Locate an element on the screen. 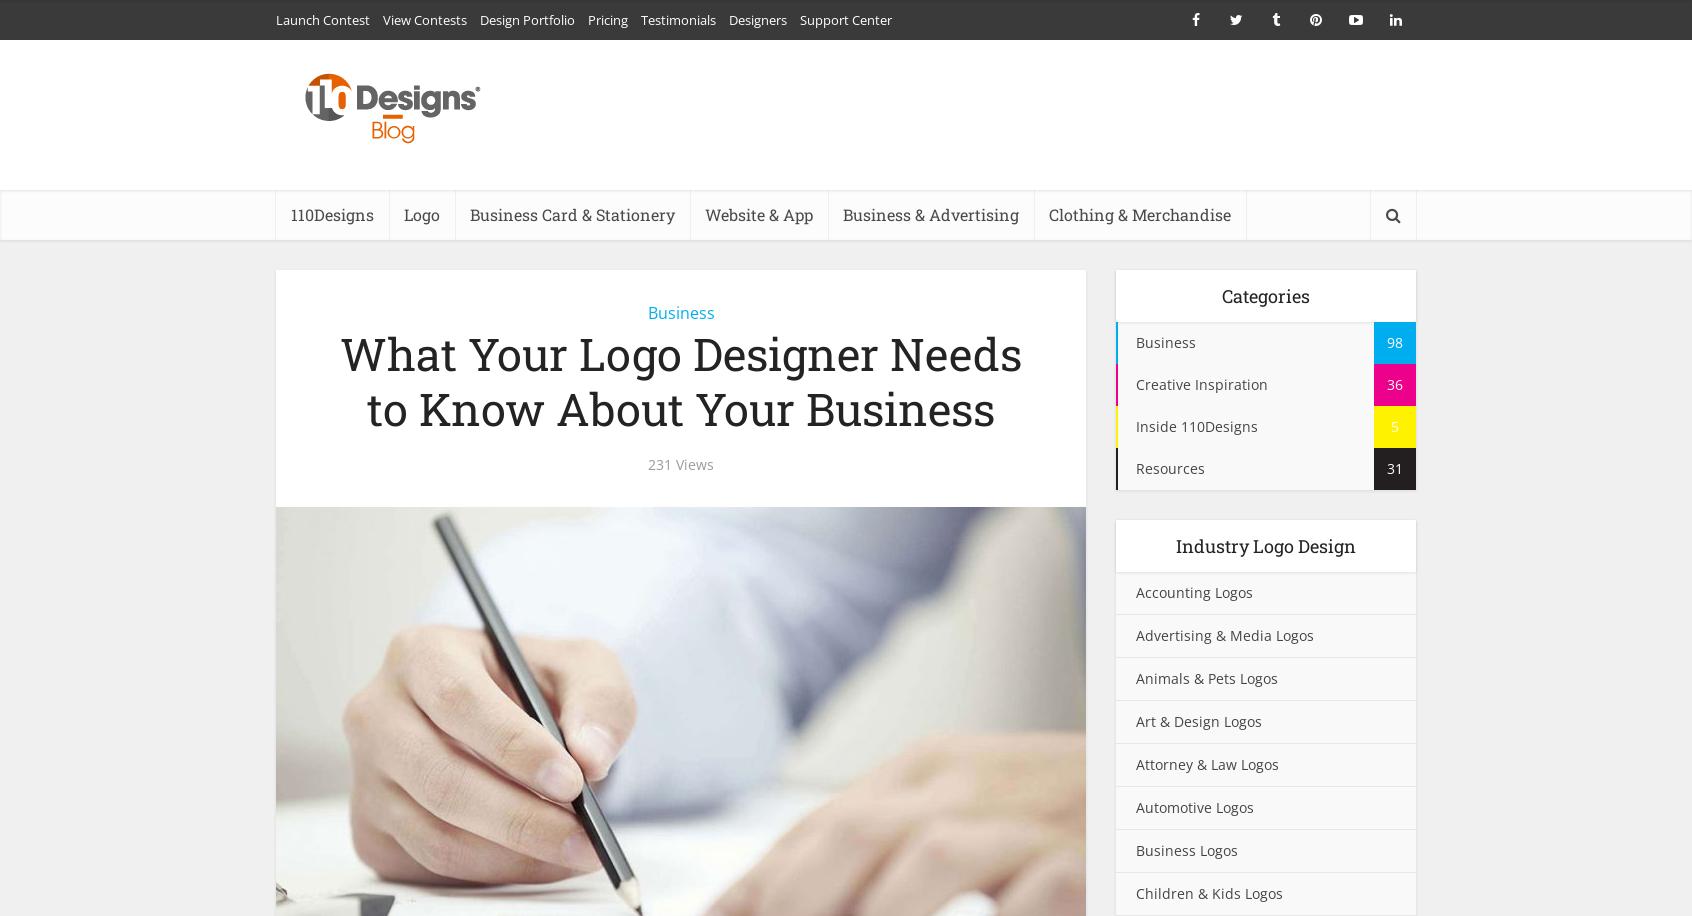 Image resolution: width=1692 pixels, height=916 pixels. 'Categories' is located at coordinates (1265, 294).